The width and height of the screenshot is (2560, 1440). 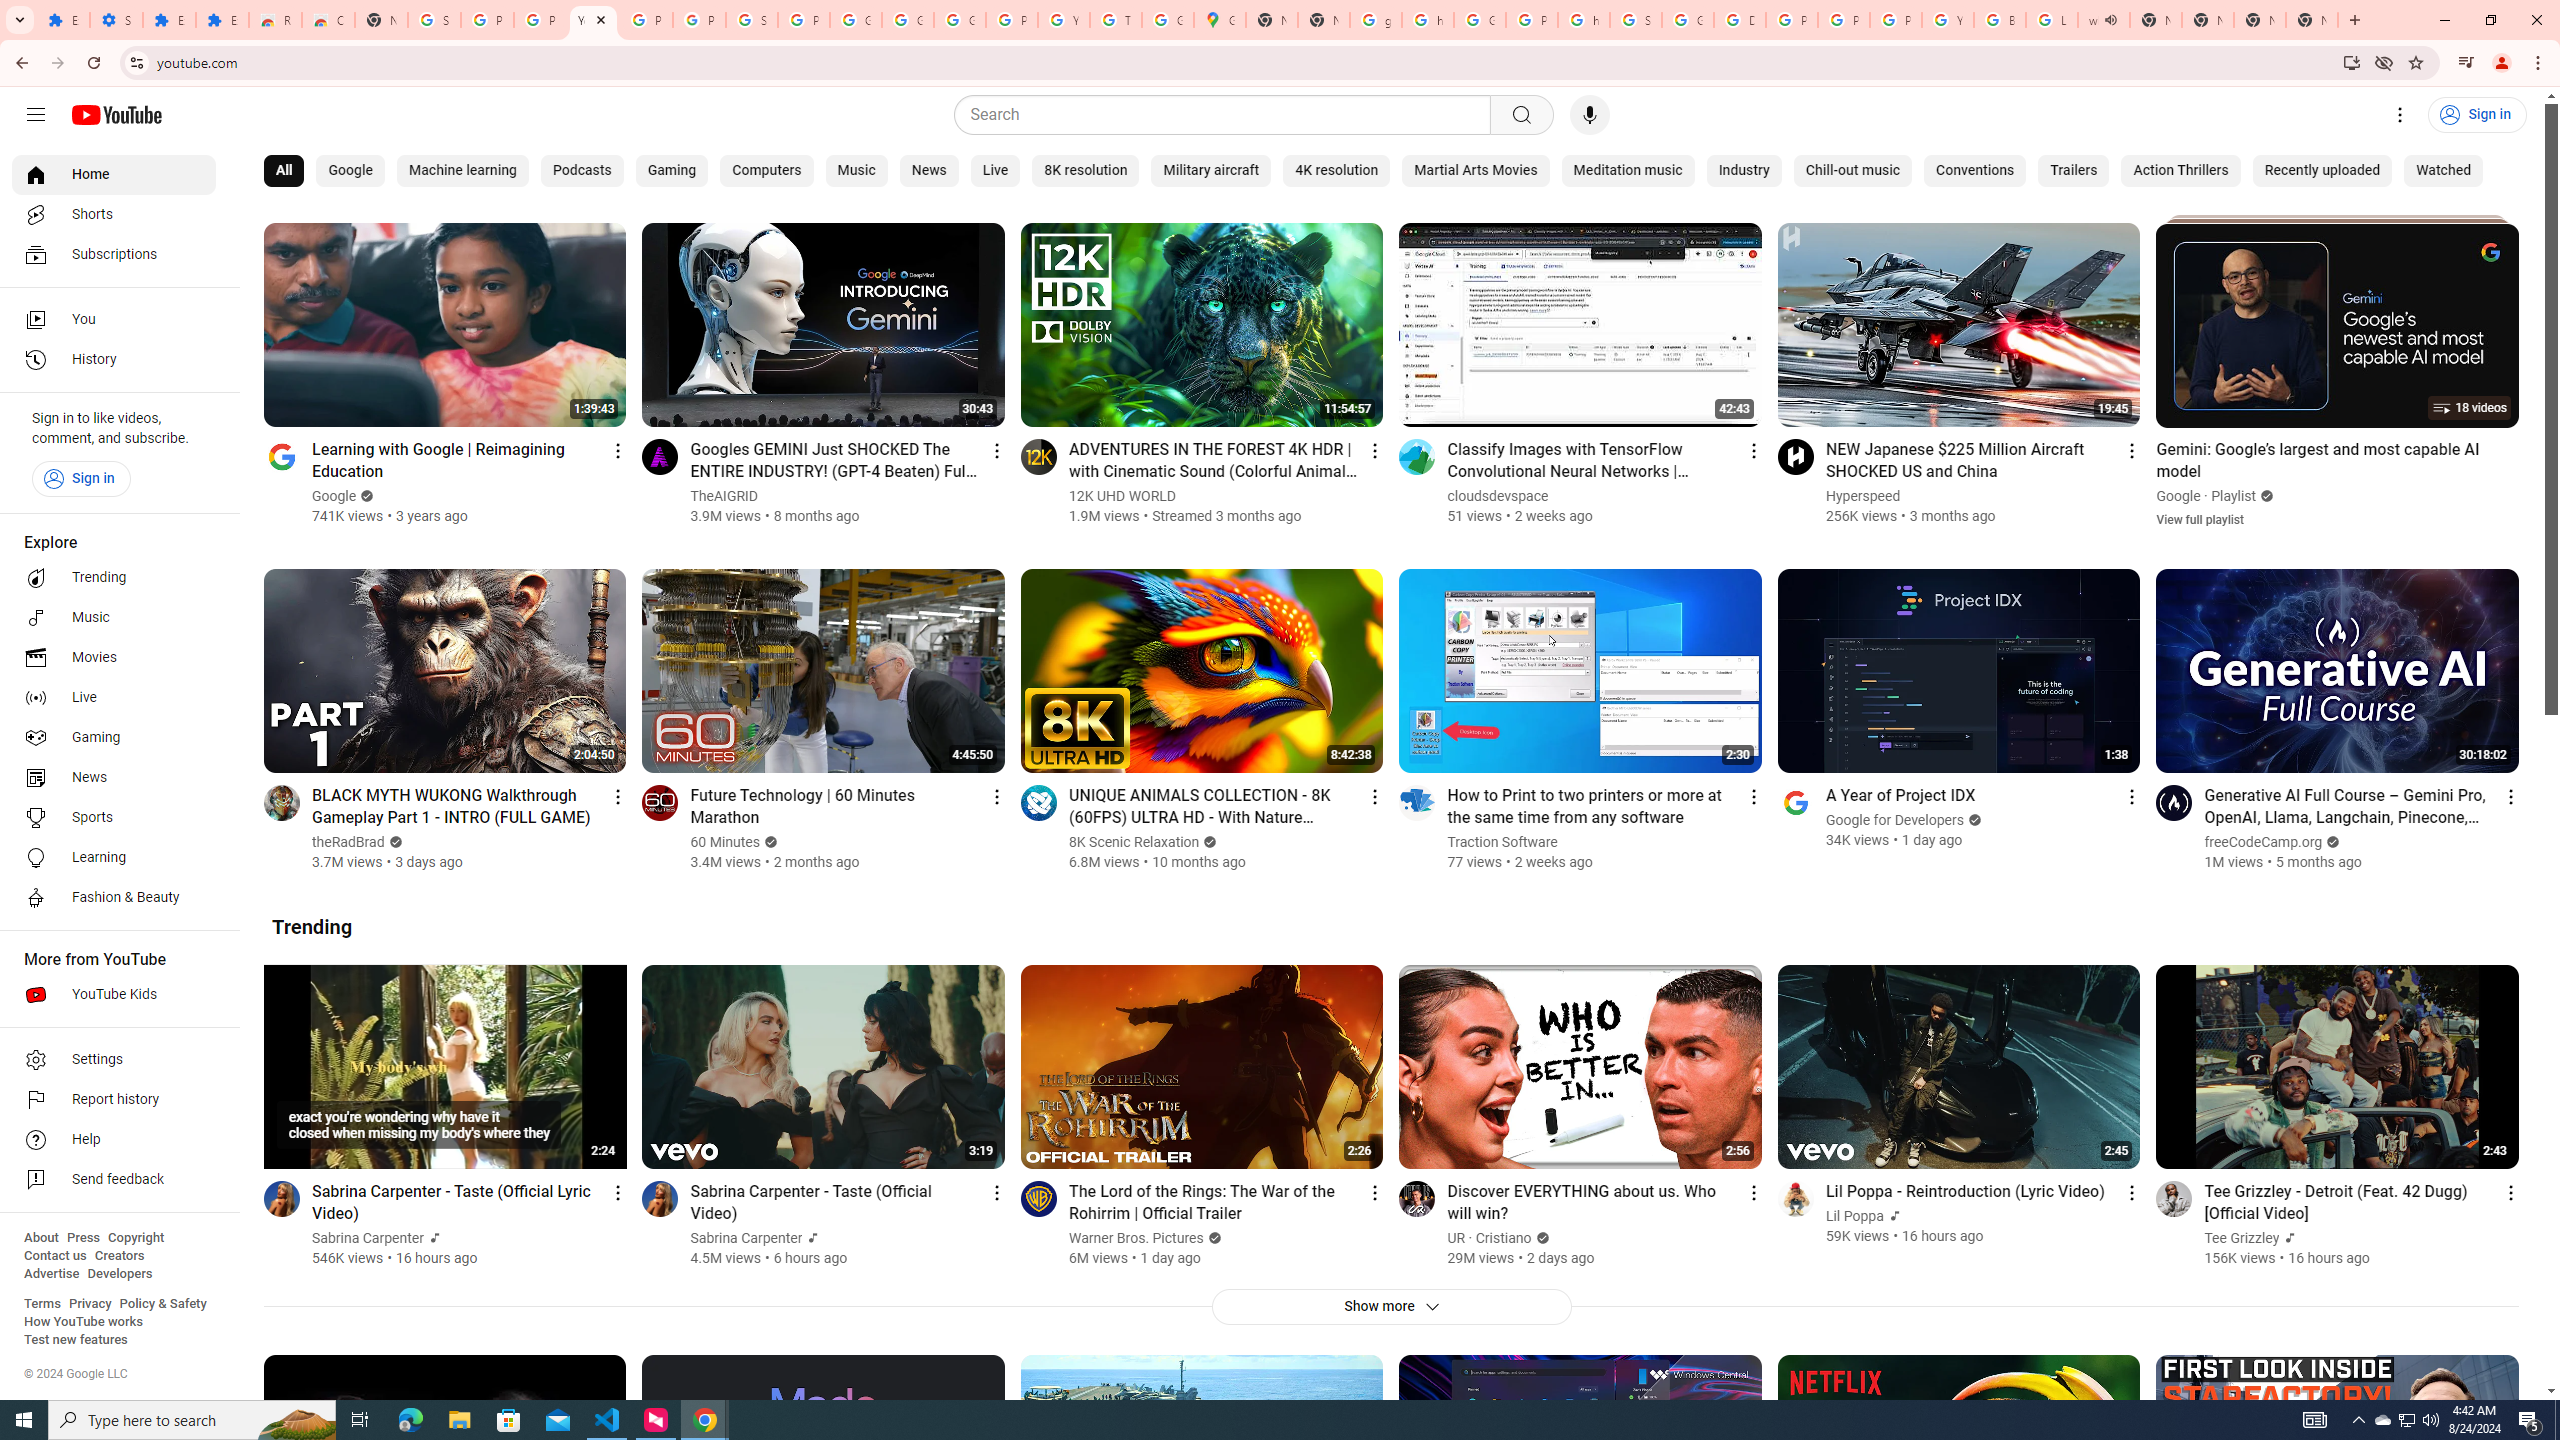 What do you see at coordinates (113, 897) in the screenshot?
I see `'Fashion & Beauty'` at bounding box center [113, 897].